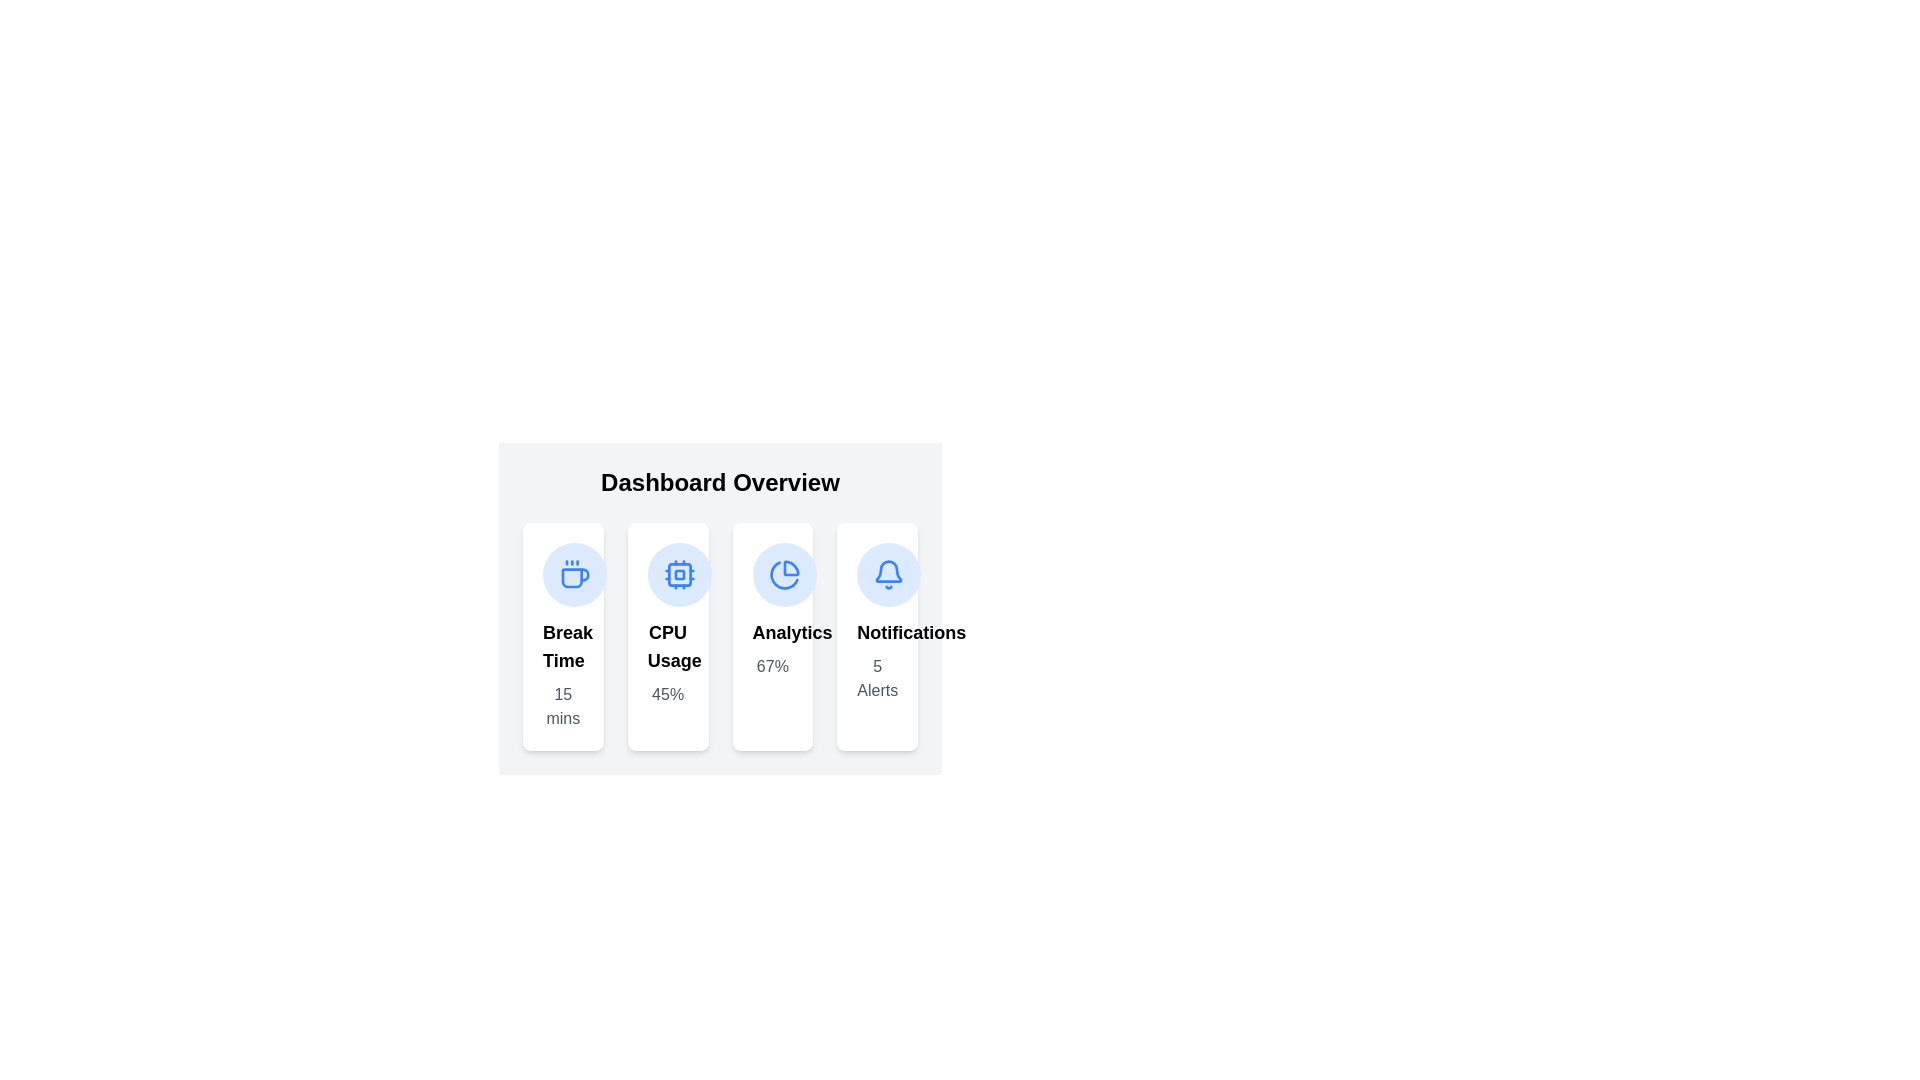  What do you see at coordinates (888, 574) in the screenshot?
I see `the bell icon located at the bottom-right of the icon set in the 'Dashboard Overview' panel, which signifies notifications or alerts` at bounding box center [888, 574].